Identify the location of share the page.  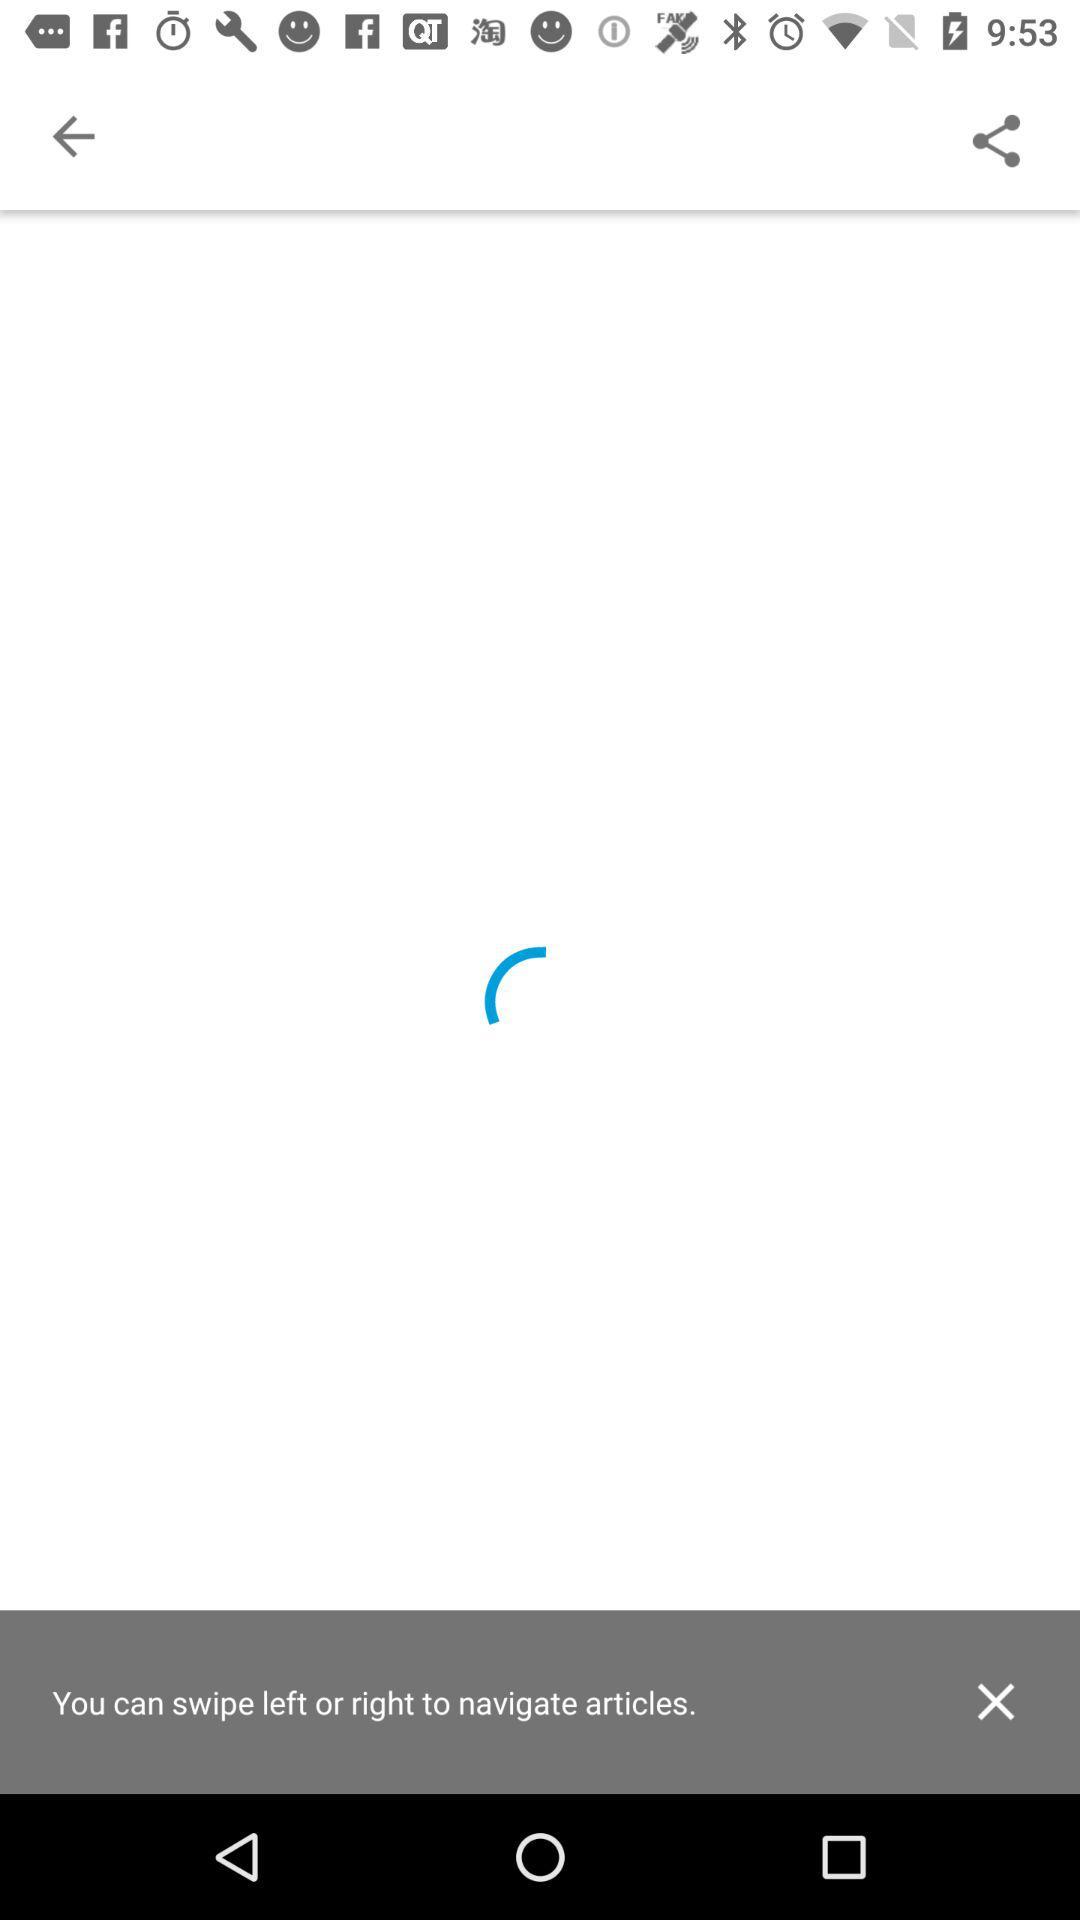
(995, 135).